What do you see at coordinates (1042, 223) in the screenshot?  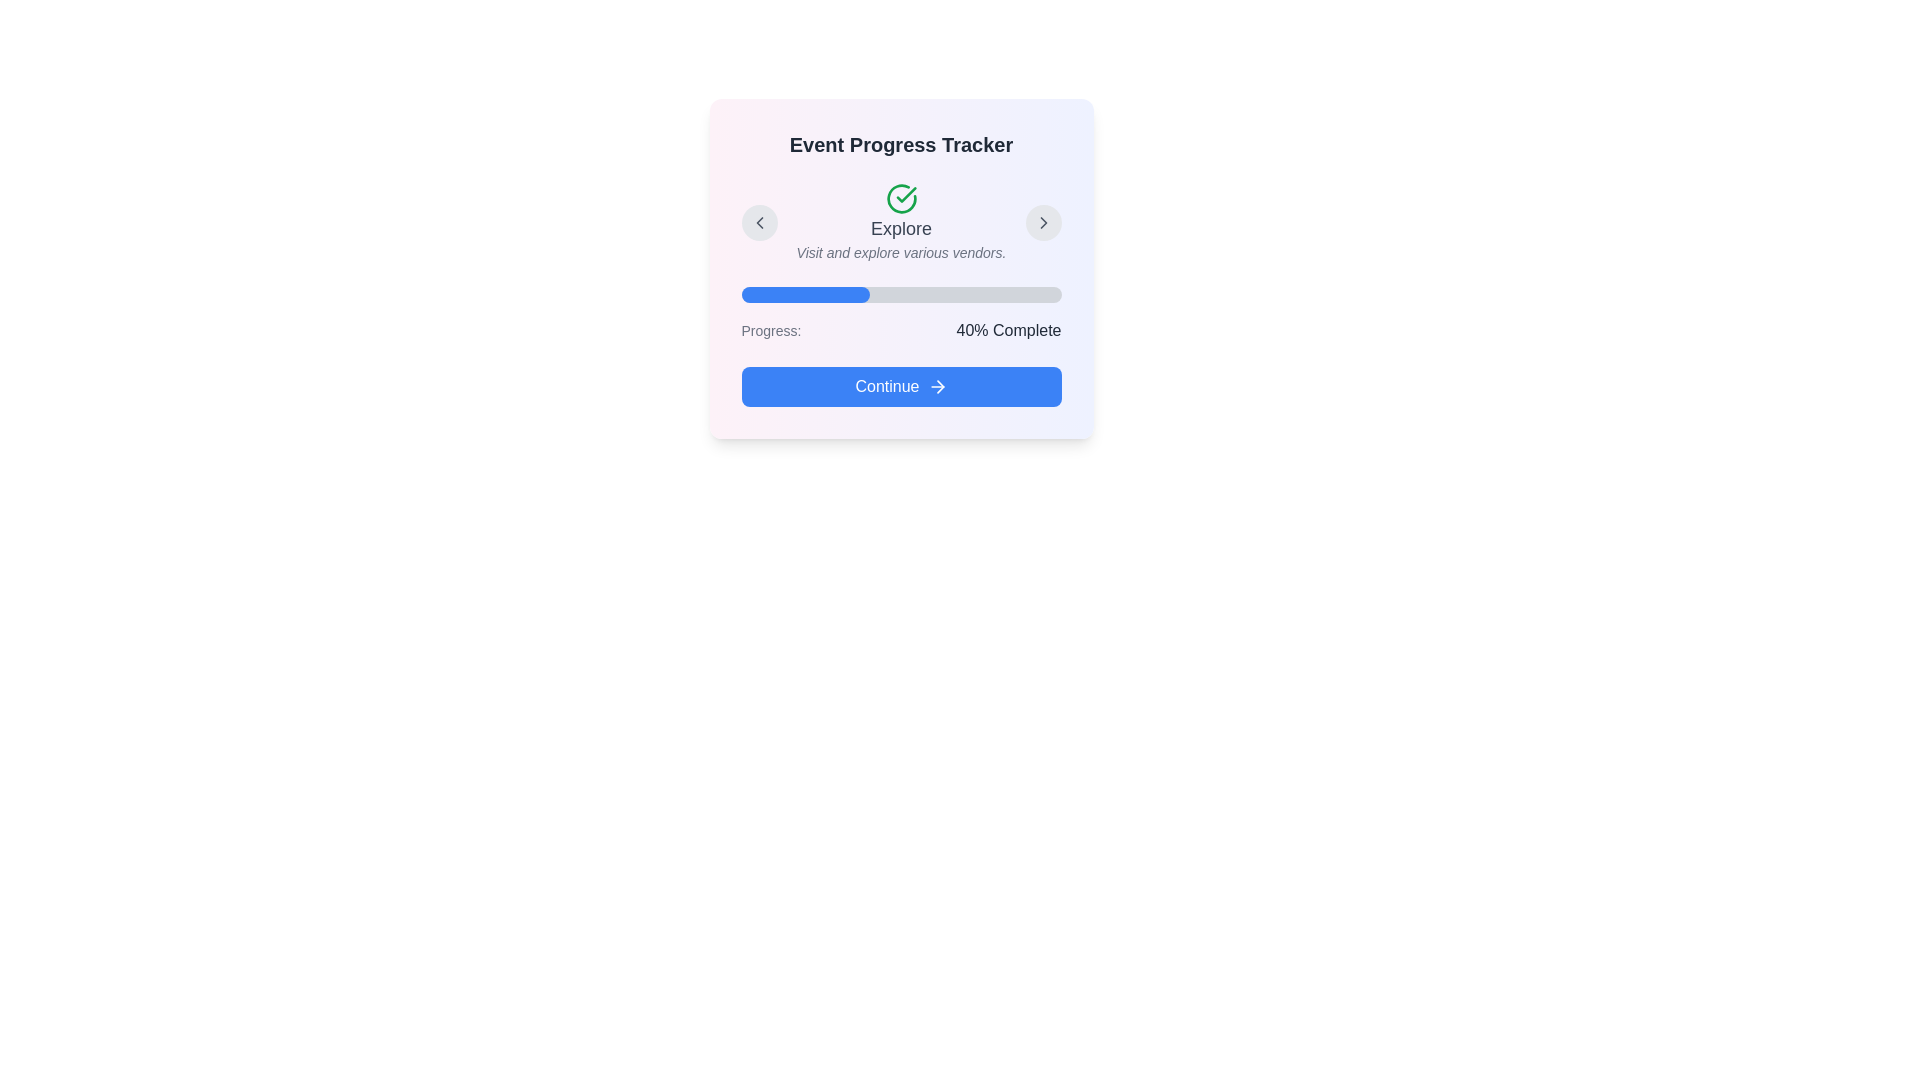 I see `the circular button with a gray background and a chevron icon` at bounding box center [1042, 223].